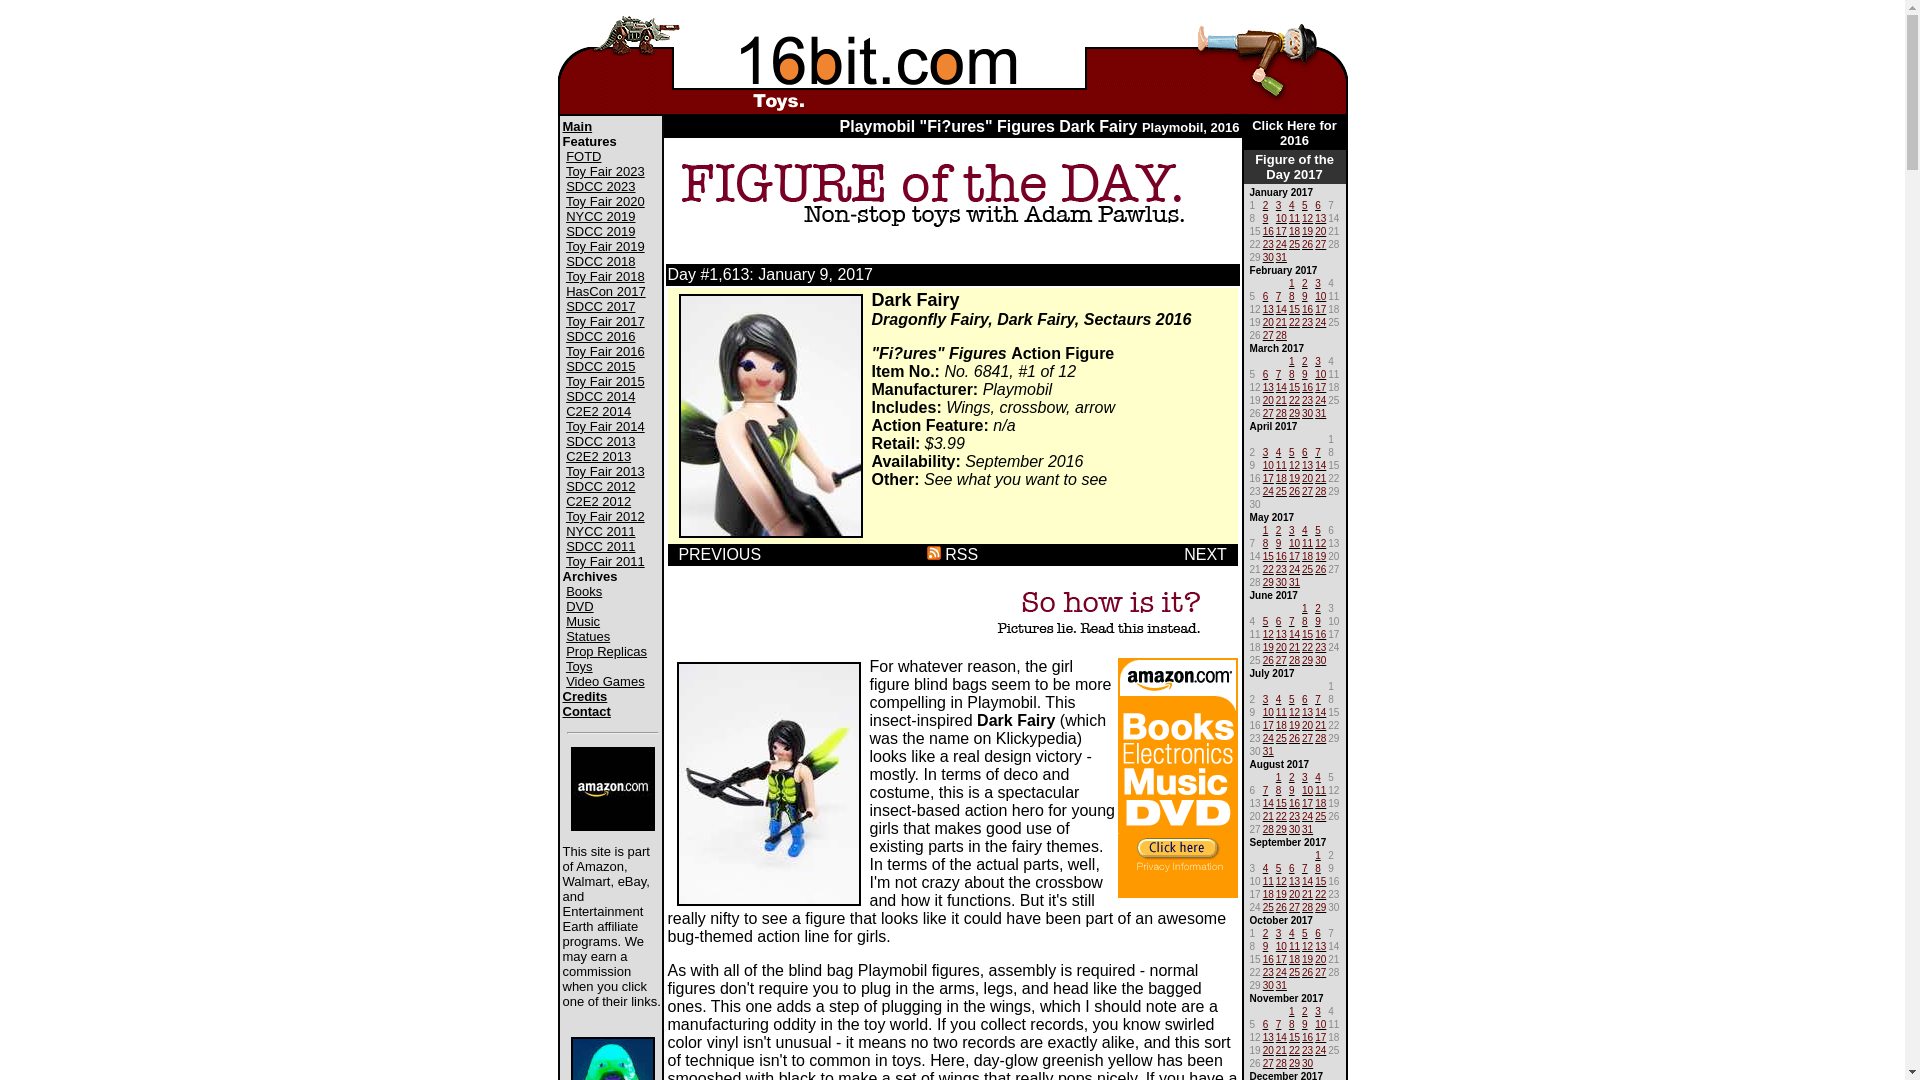 This screenshot has height=1080, width=1920. Describe the element at coordinates (575, 126) in the screenshot. I see `'Main'` at that location.